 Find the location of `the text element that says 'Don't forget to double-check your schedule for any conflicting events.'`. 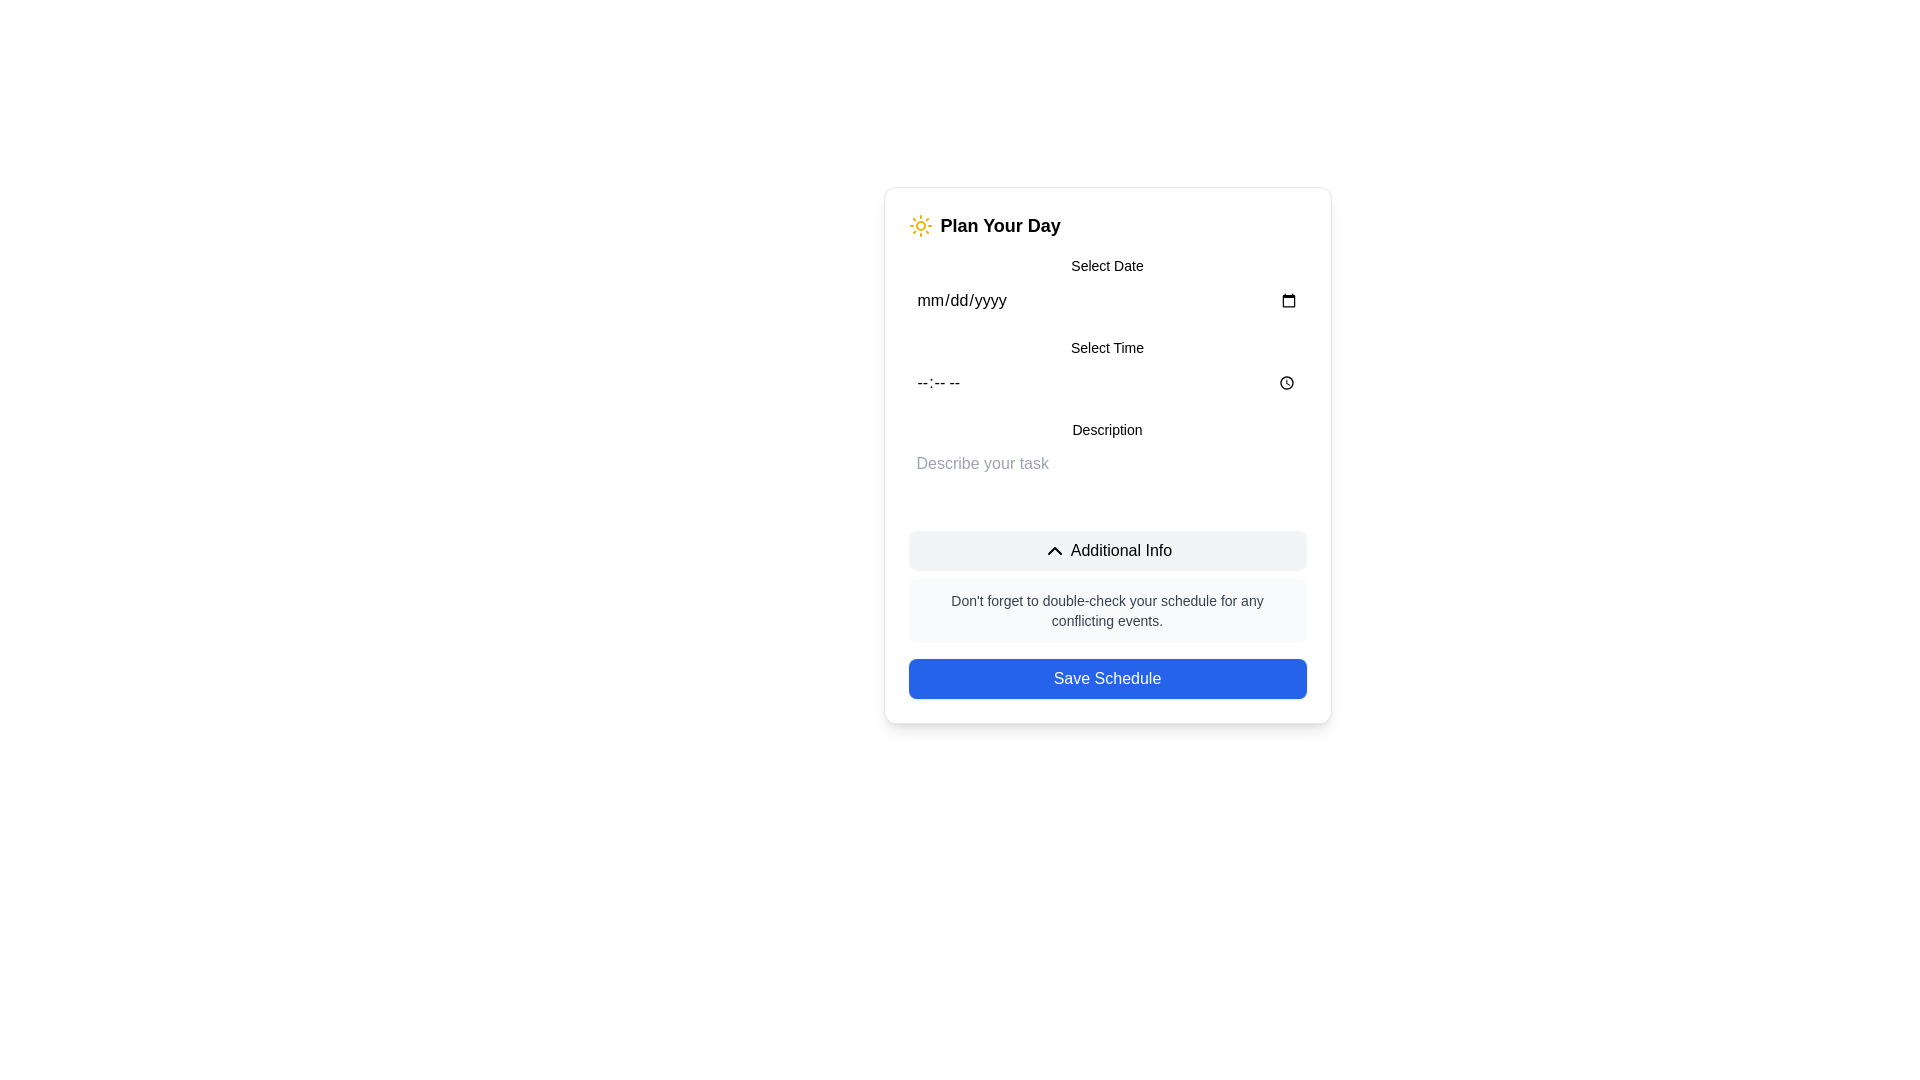

the text element that says 'Don't forget to double-check your schedule for any conflicting events.' is located at coordinates (1106, 609).